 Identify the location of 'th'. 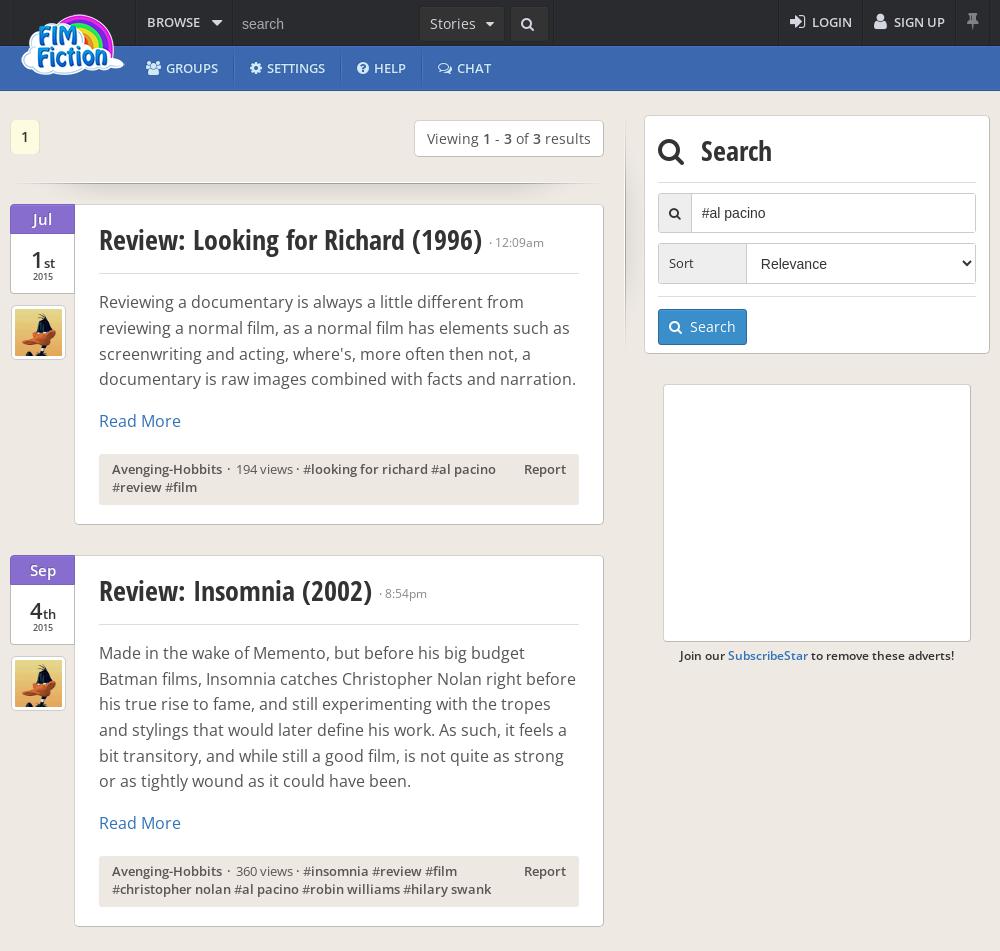
(48, 612).